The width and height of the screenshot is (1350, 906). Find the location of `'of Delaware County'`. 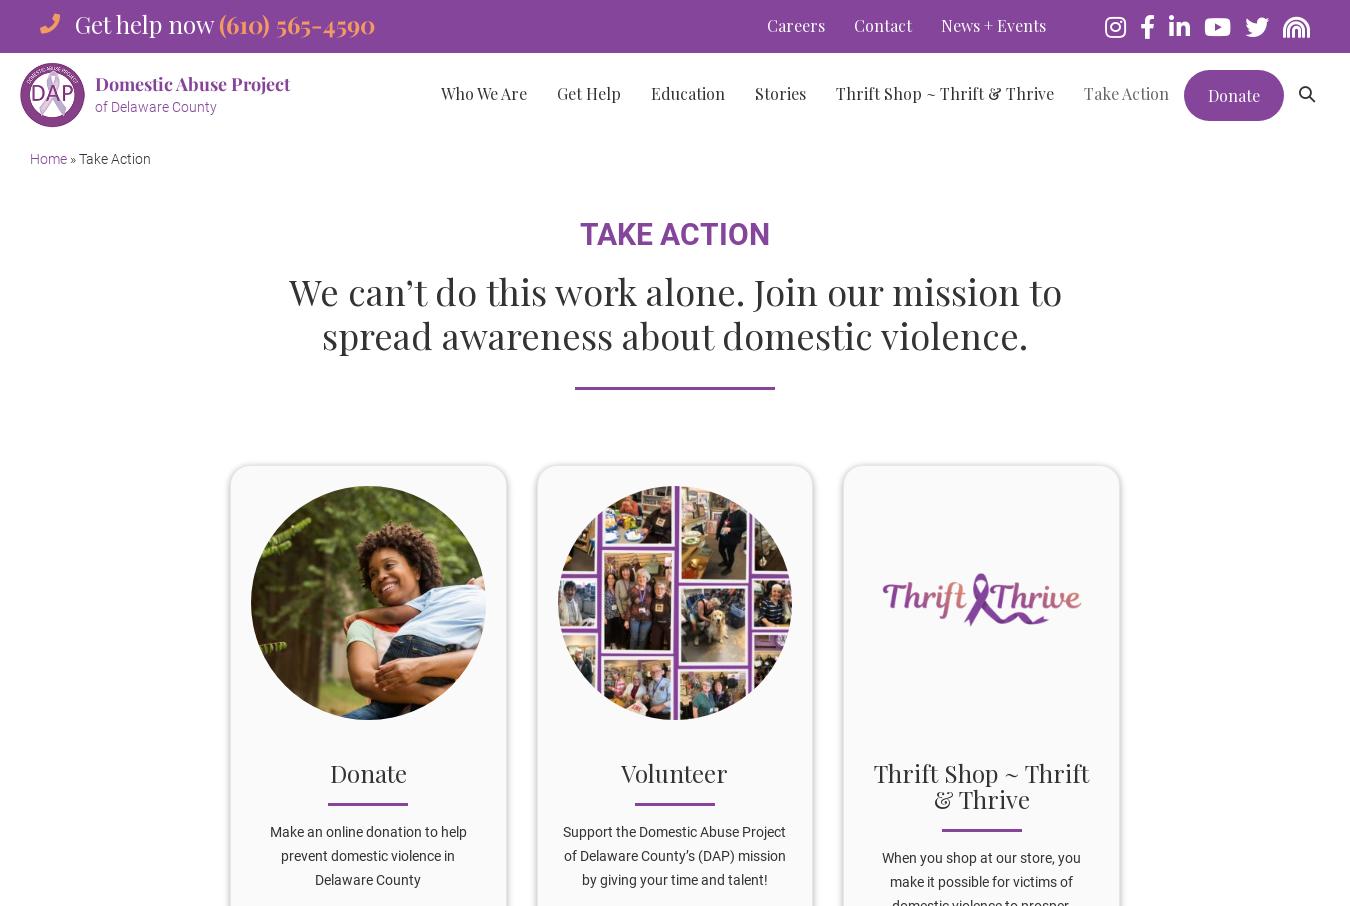

'of Delaware County' is located at coordinates (156, 105).